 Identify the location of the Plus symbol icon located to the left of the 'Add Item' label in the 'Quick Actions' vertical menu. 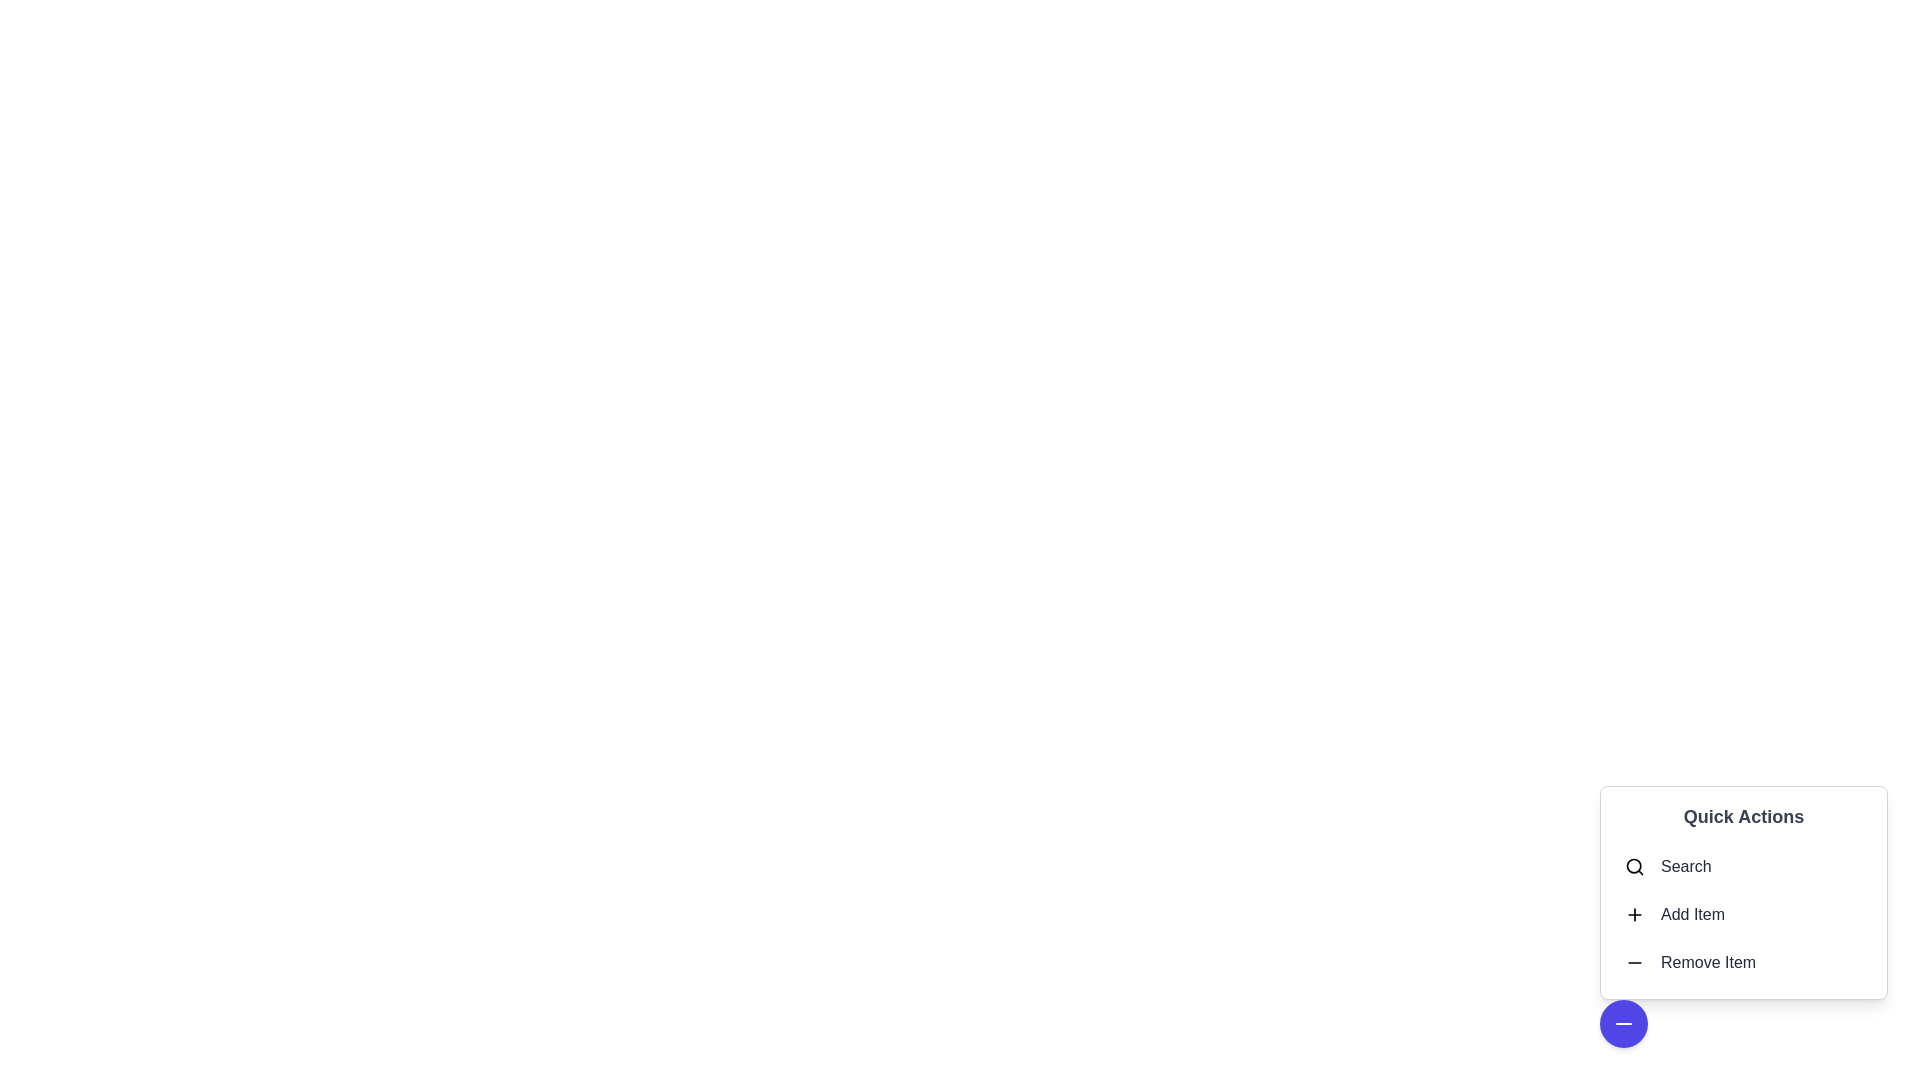
(1635, 914).